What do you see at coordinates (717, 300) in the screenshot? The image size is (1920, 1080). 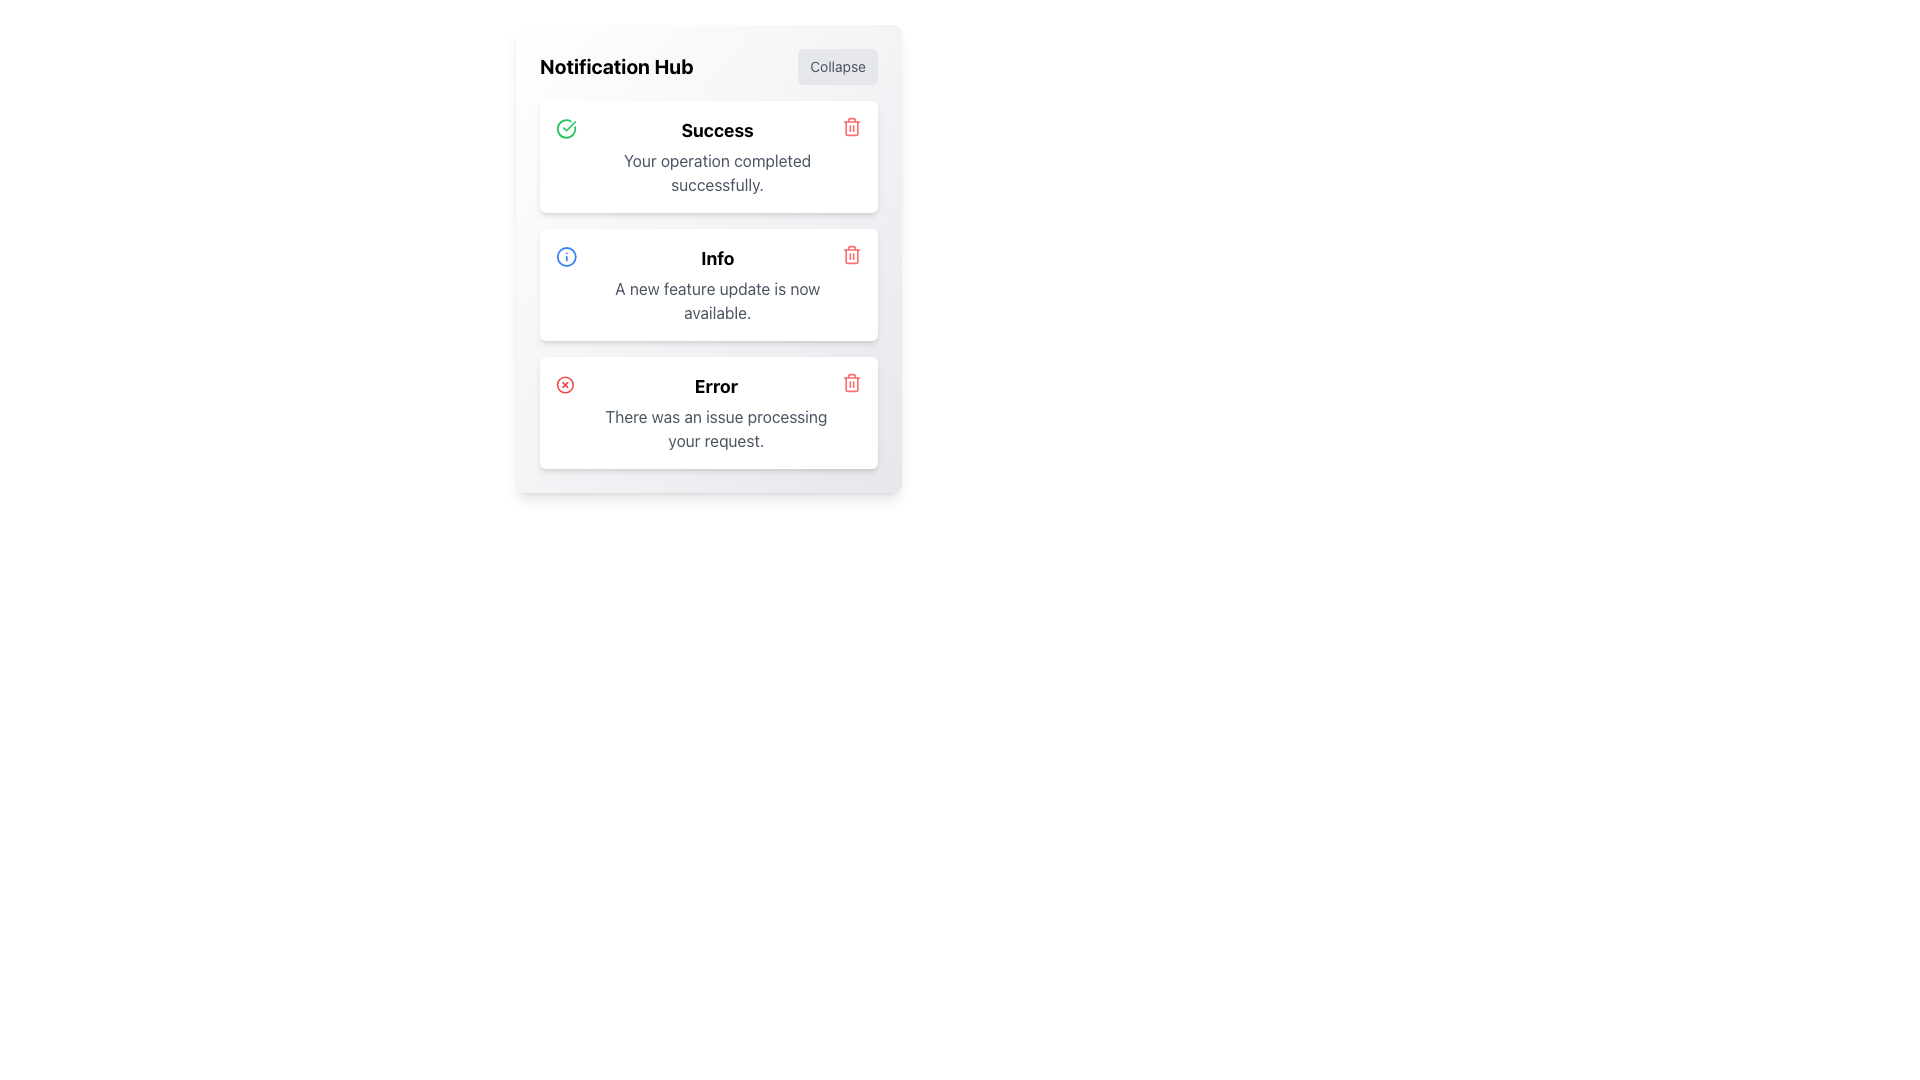 I see `text label providing additional details about the 'Info' notification under the 'Notification Hub' panel` at bounding box center [717, 300].